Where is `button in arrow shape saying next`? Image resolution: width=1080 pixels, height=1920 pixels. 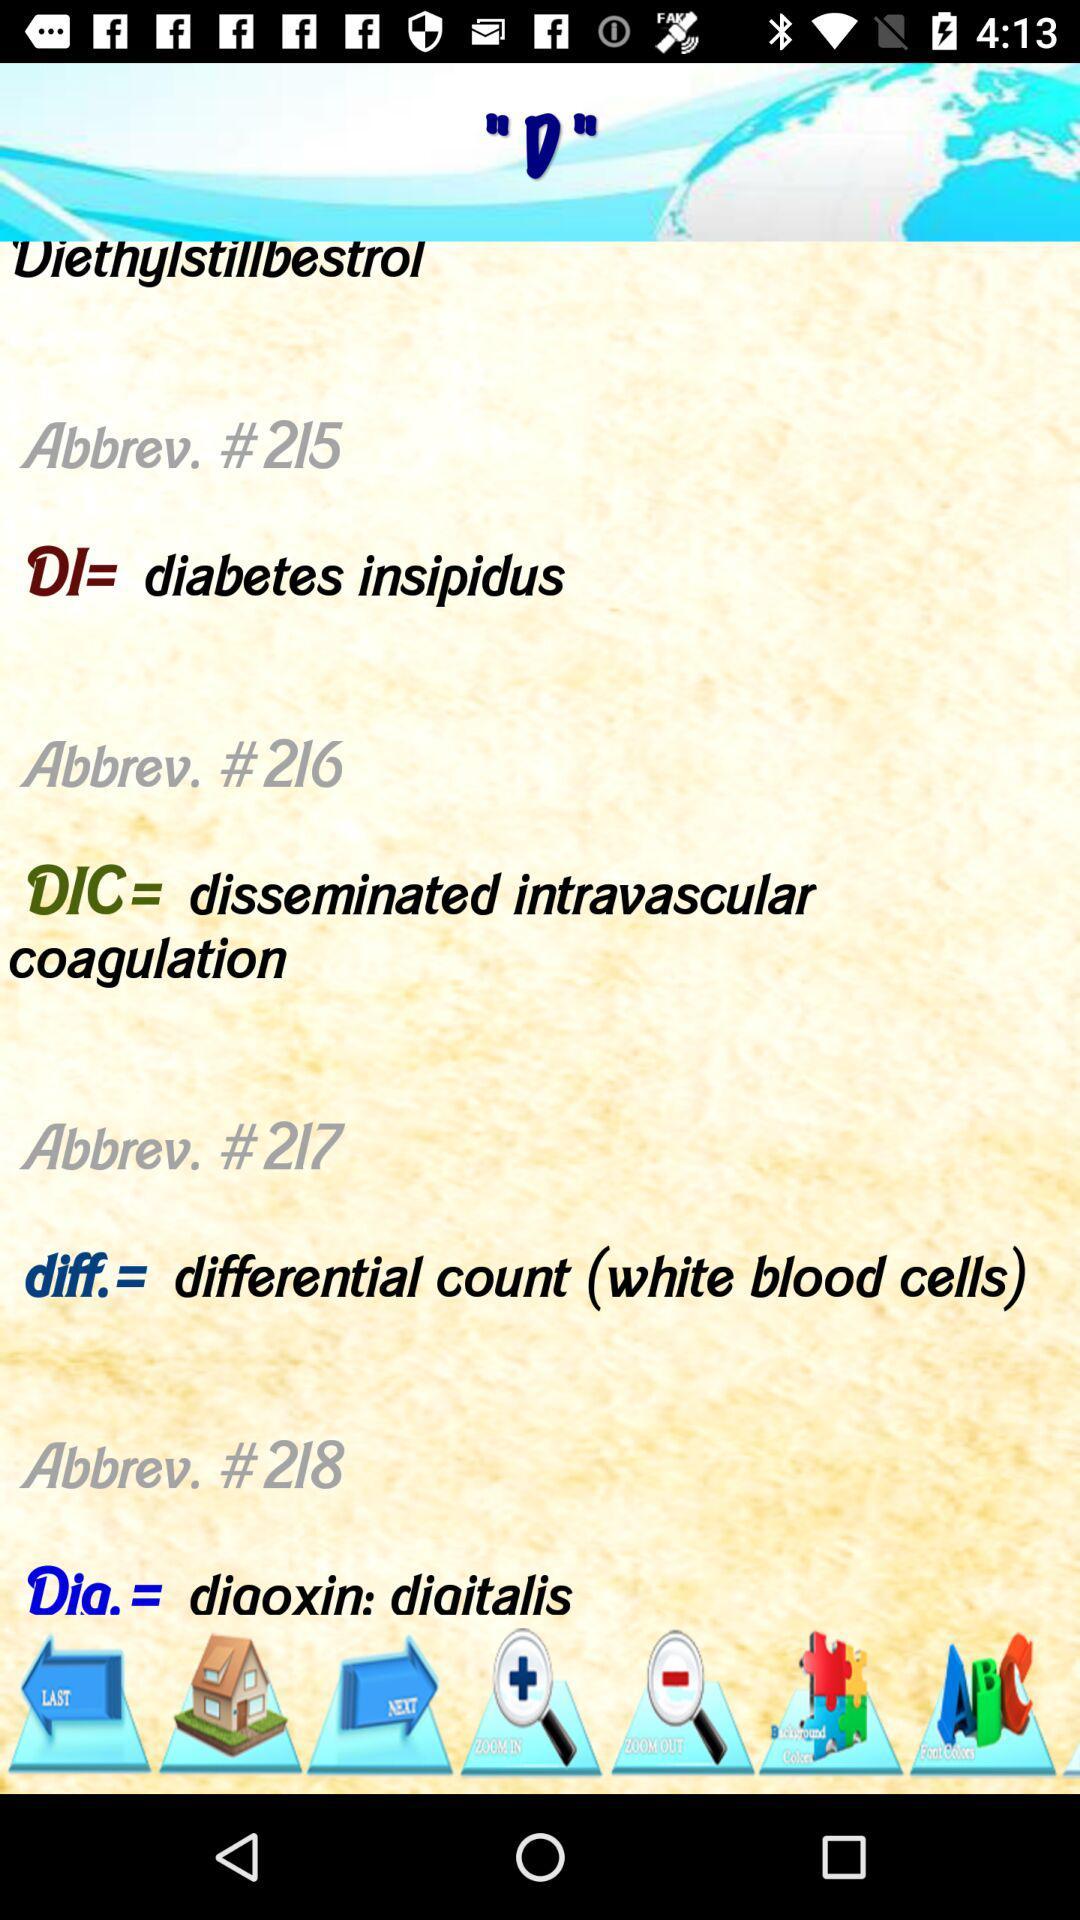
button in arrow shape saying next is located at coordinates (379, 1702).